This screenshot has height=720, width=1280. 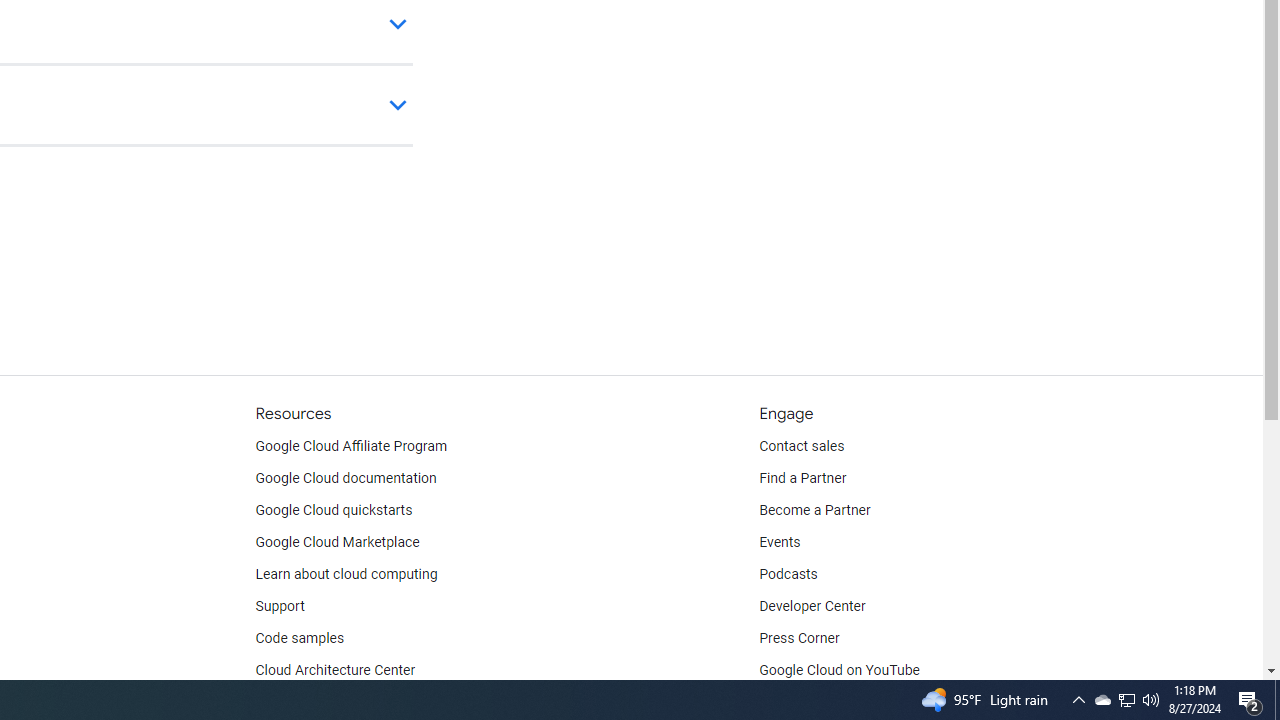 What do you see at coordinates (351, 446) in the screenshot?
I see `'Google Cloud Affiliate Program'` at bounding box center [351, 446].